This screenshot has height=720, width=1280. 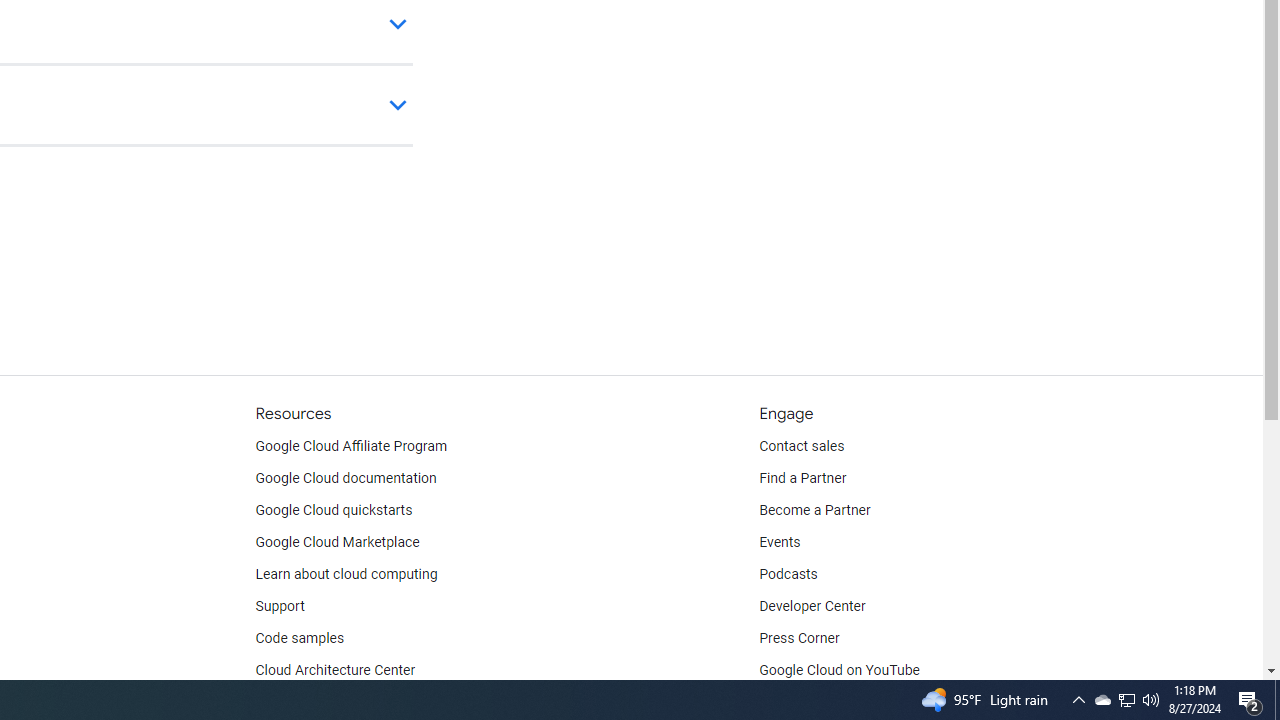 What do you see at coordinates (351, 446) in the screenshot?
I see `'Google Cloud Affiliate Program'` at bounding box center [351, 446].